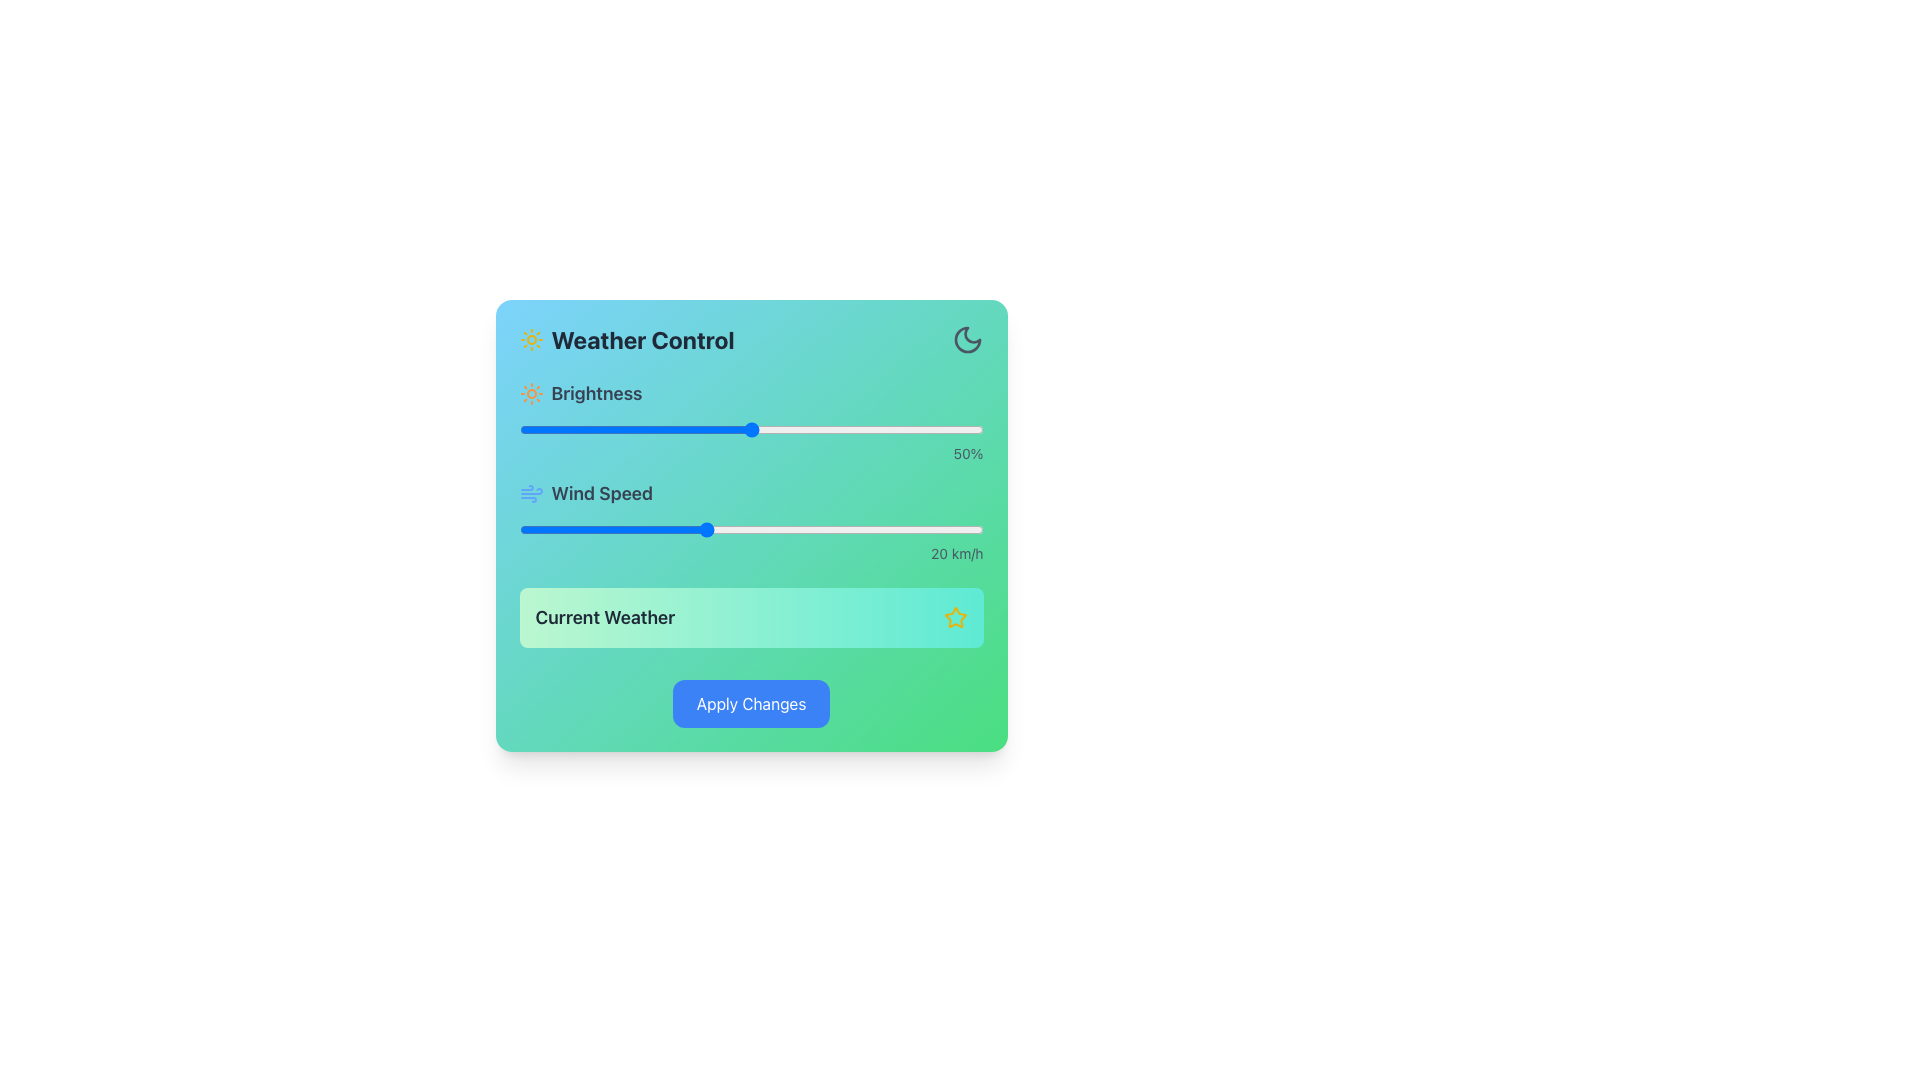  What do you see at coordinates (787, 528) in the screenshot?
I see `wind speed` at bounding box center [787, 528].